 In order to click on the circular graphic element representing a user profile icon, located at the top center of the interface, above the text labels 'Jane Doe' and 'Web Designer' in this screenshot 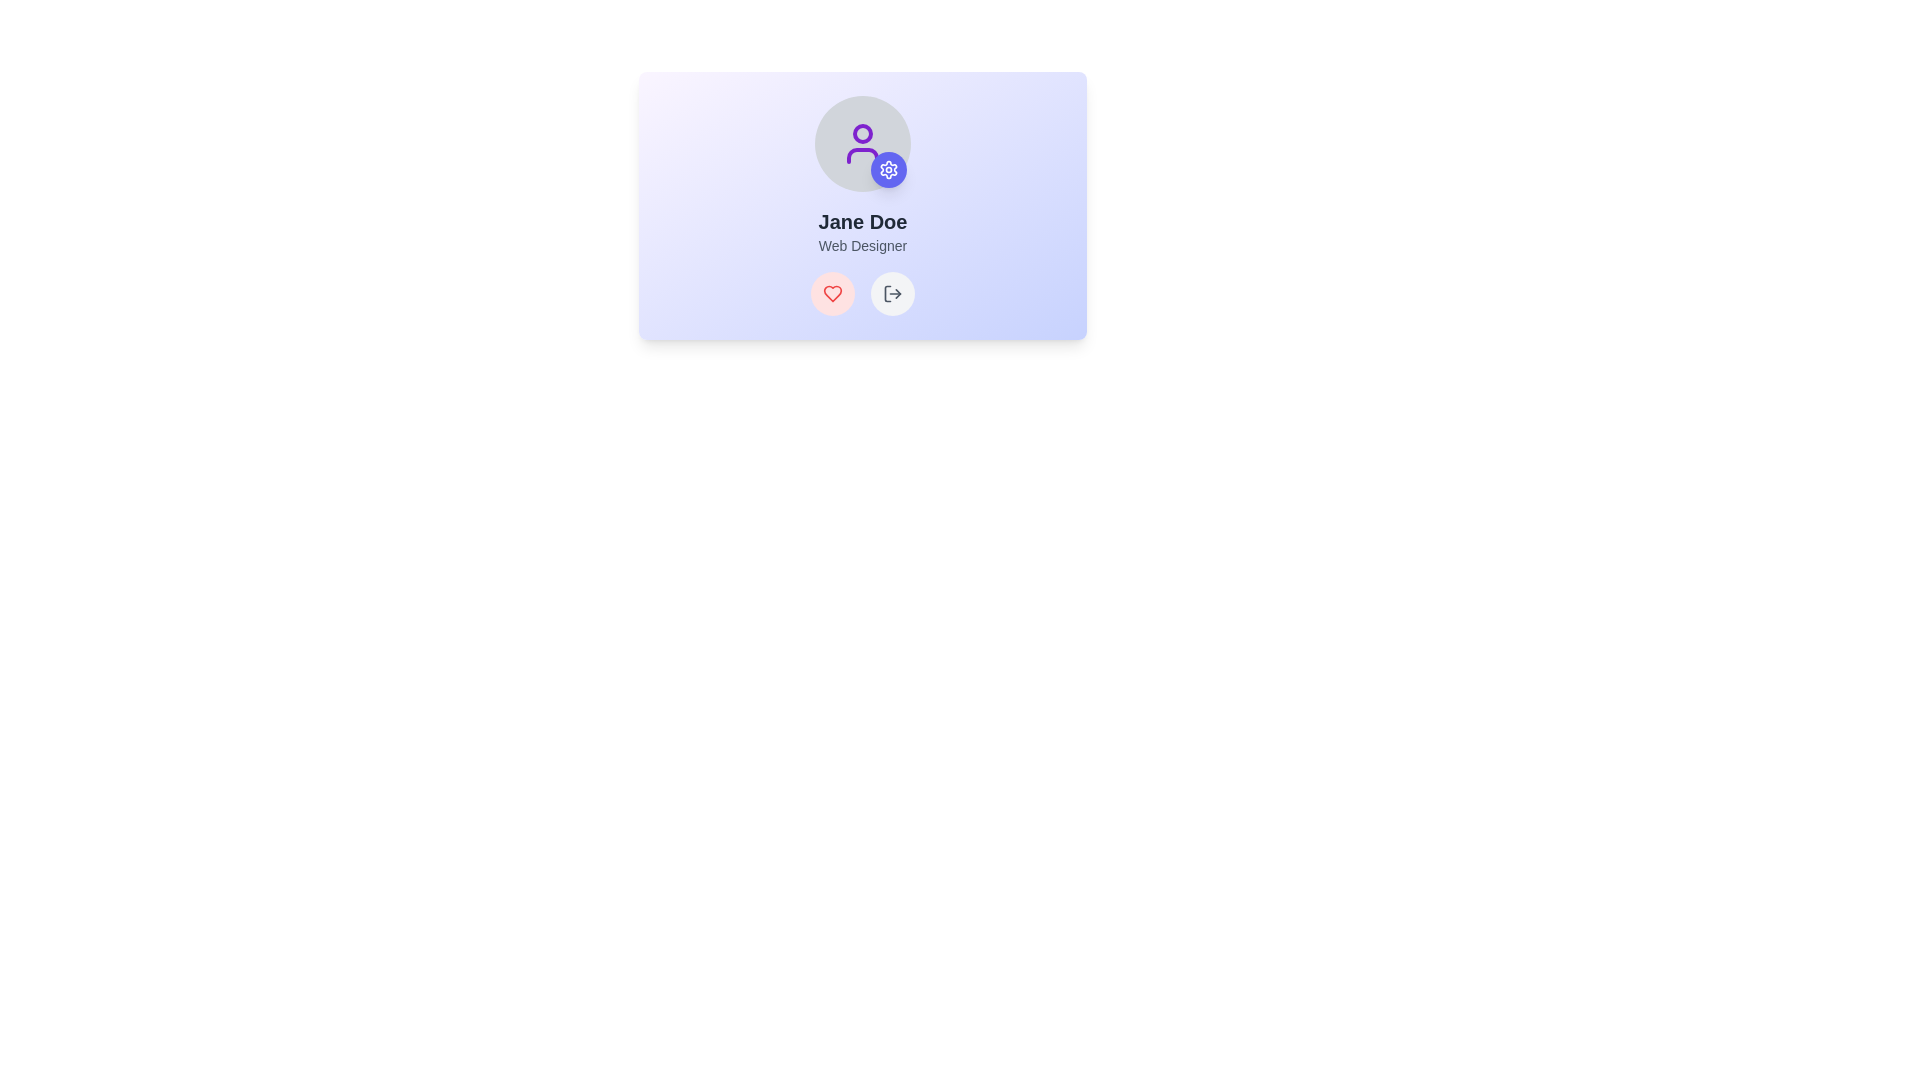, I will do `click(863, 134)`.